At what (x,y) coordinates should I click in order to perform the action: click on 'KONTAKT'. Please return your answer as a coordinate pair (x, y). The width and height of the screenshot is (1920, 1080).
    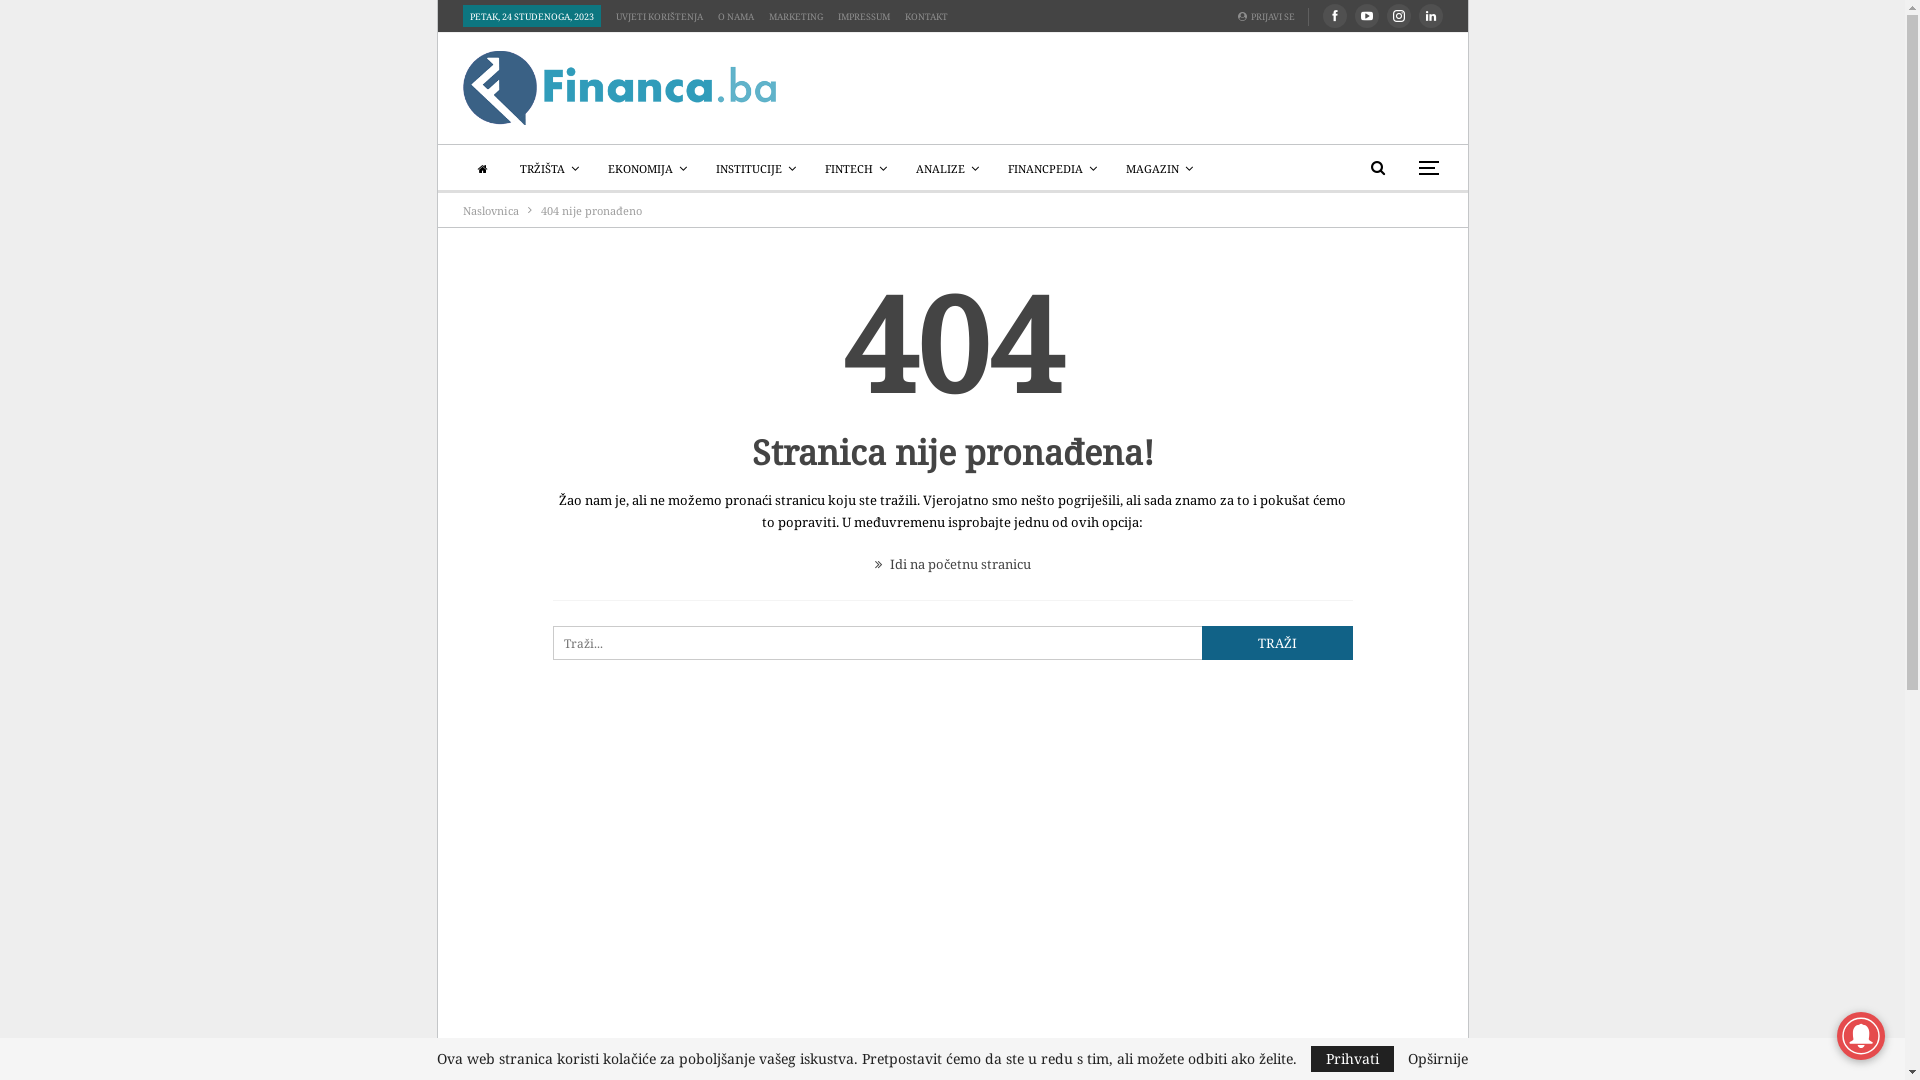
    Looking at the image, I should click on (902, 16).